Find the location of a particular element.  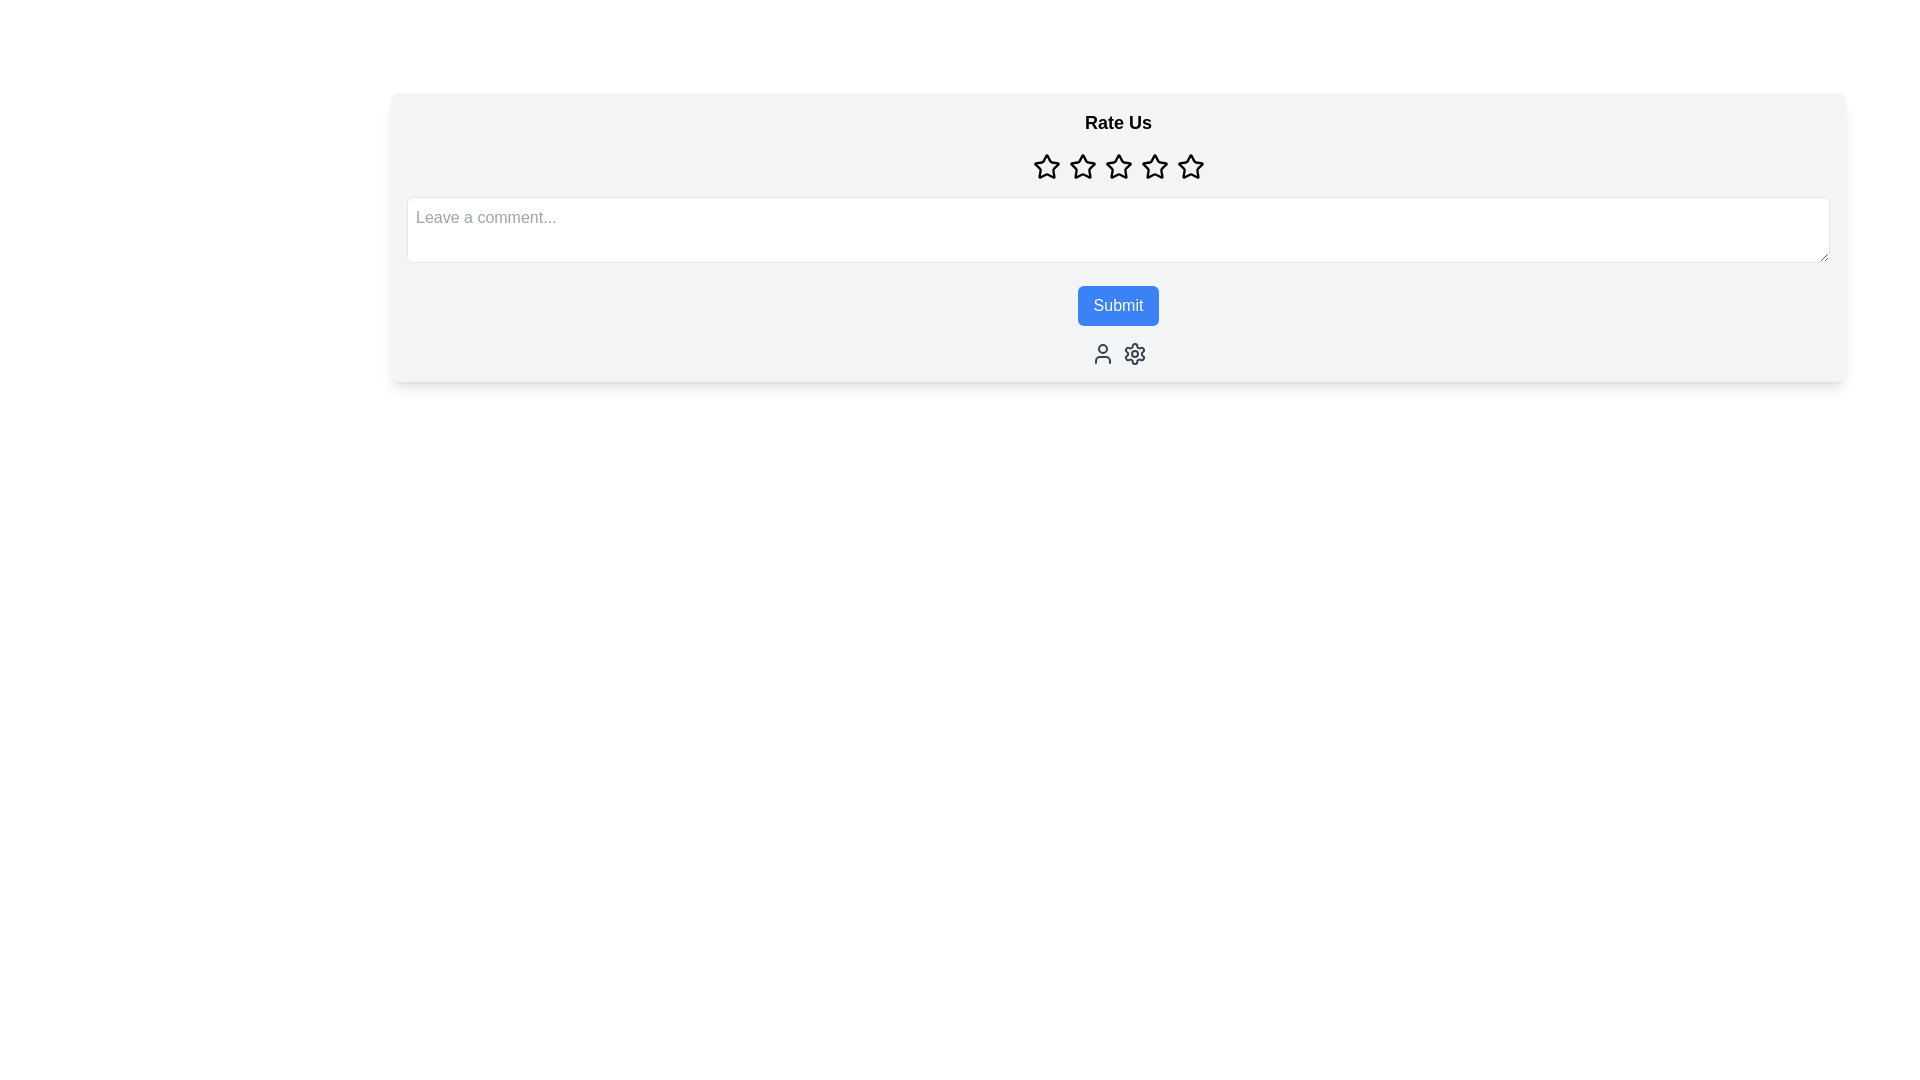

the gear icon button, which is styled in gray and located below the 'Submit' button, as it represents settings is located at coordinates (1134, 353).